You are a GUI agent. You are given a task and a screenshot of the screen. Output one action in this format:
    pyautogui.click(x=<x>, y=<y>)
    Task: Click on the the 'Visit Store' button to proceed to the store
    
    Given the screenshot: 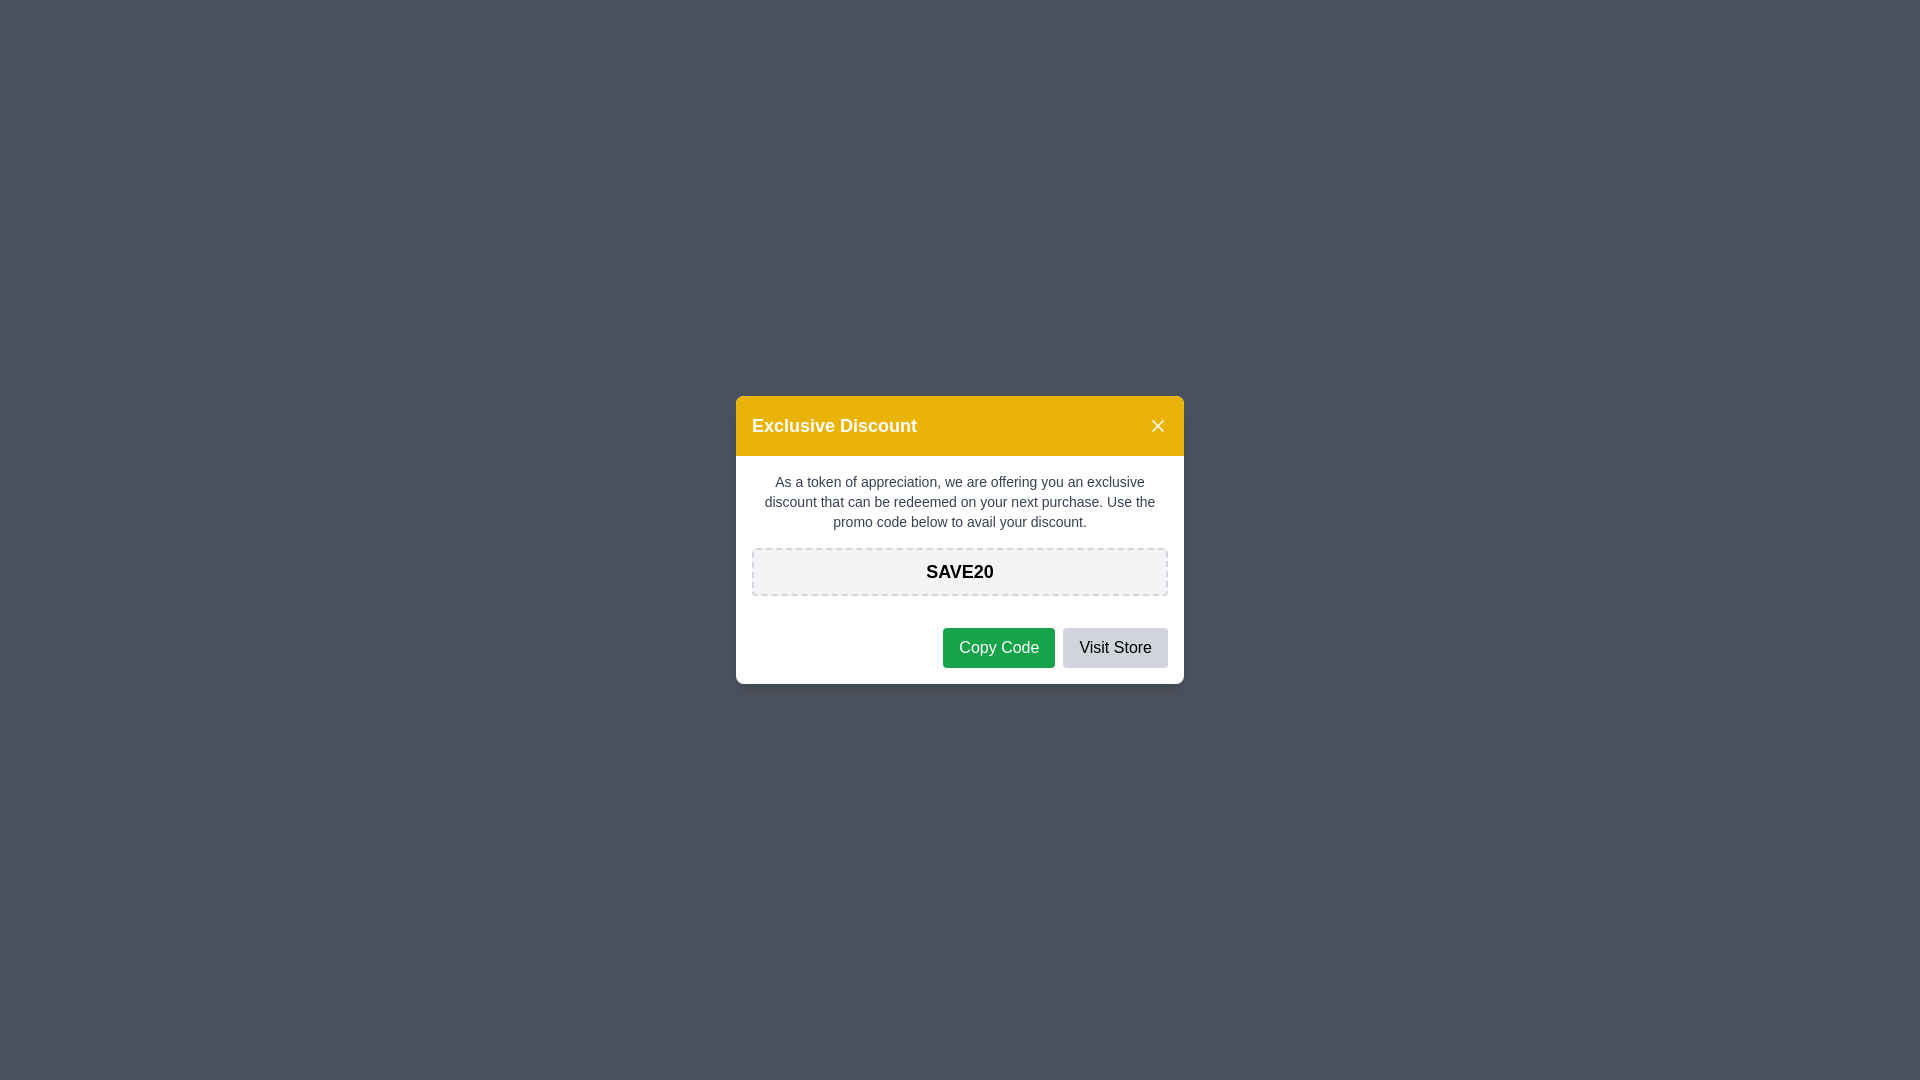 What is the action you would take?
    pyautogui.click(x=1114, y=648)
    